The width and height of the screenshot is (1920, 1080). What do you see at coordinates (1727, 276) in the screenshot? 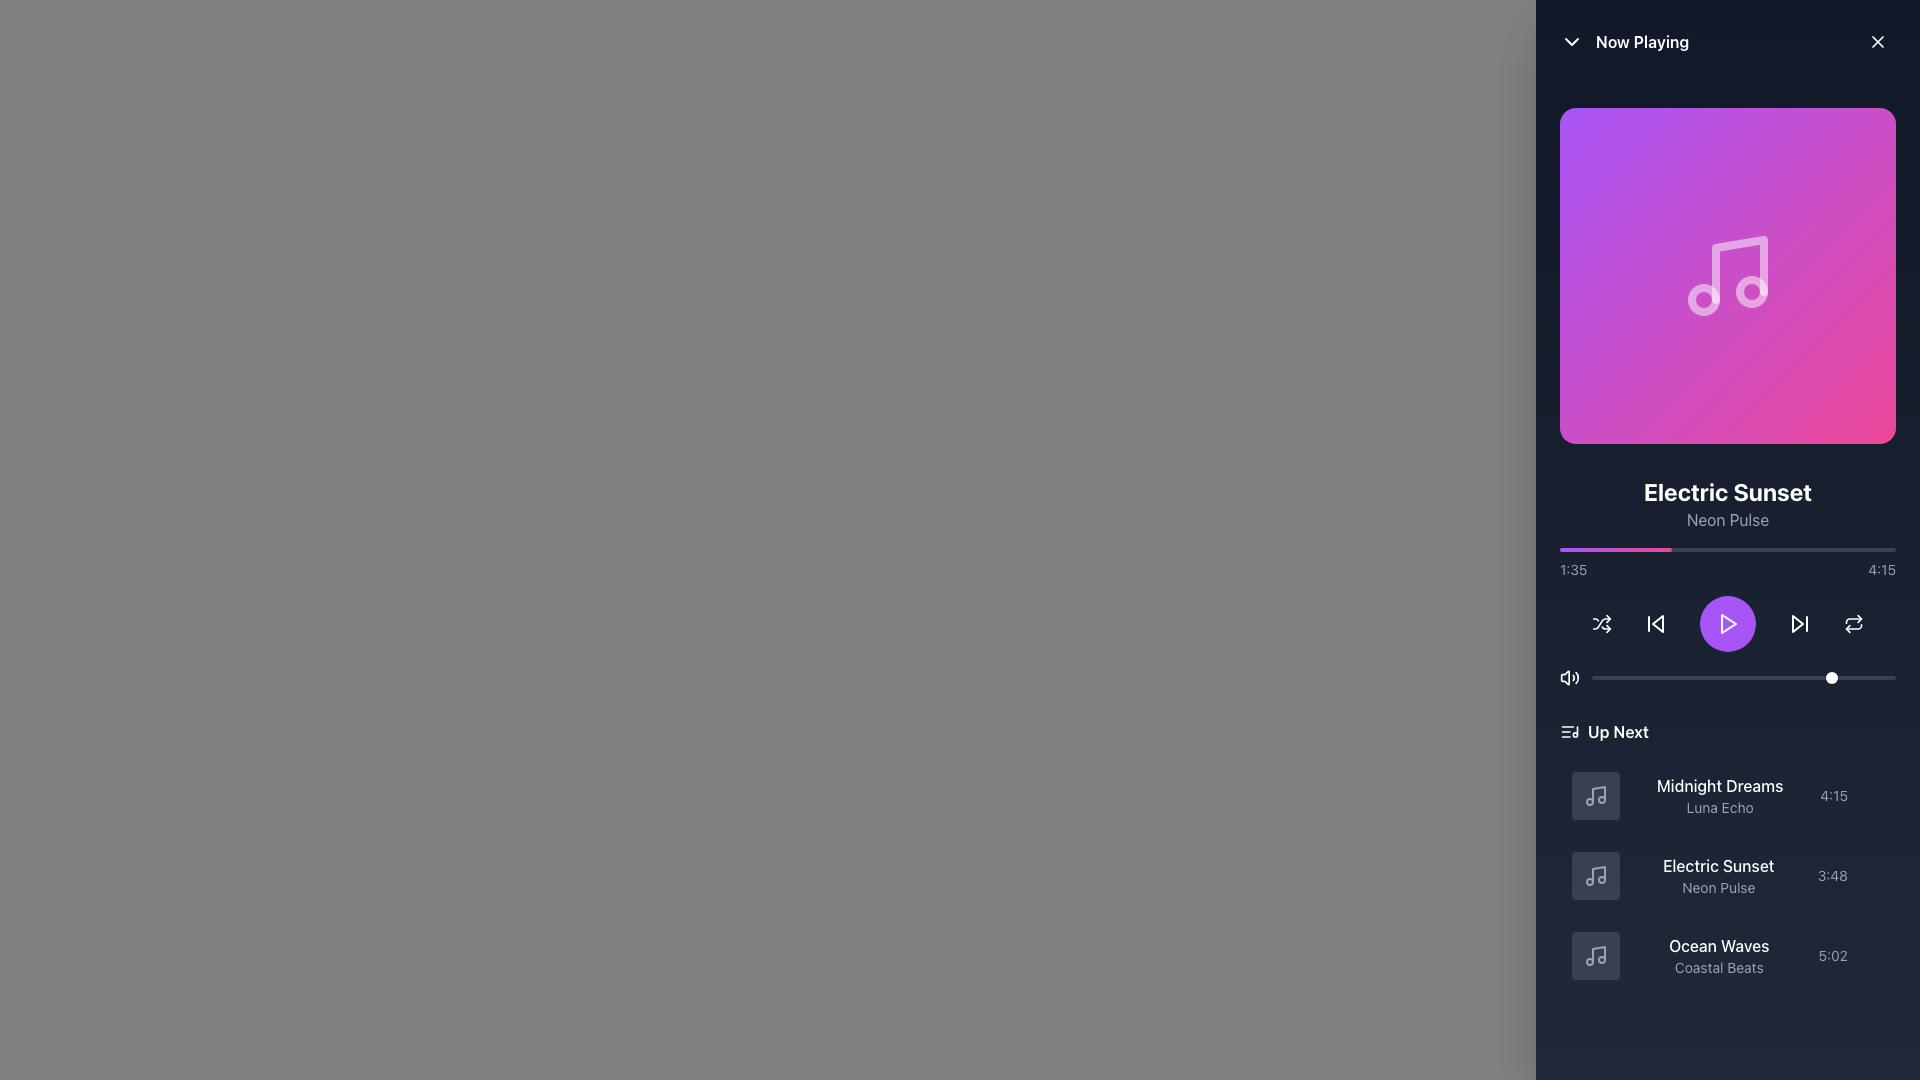
I see `the visual display area showcasing the album artwork, located in the upper-mid portion of the 'Now Playing' section, above the text displaying 'Electric Sunset' by 'Neon Pulse'` at bounding box center [1727, 276].